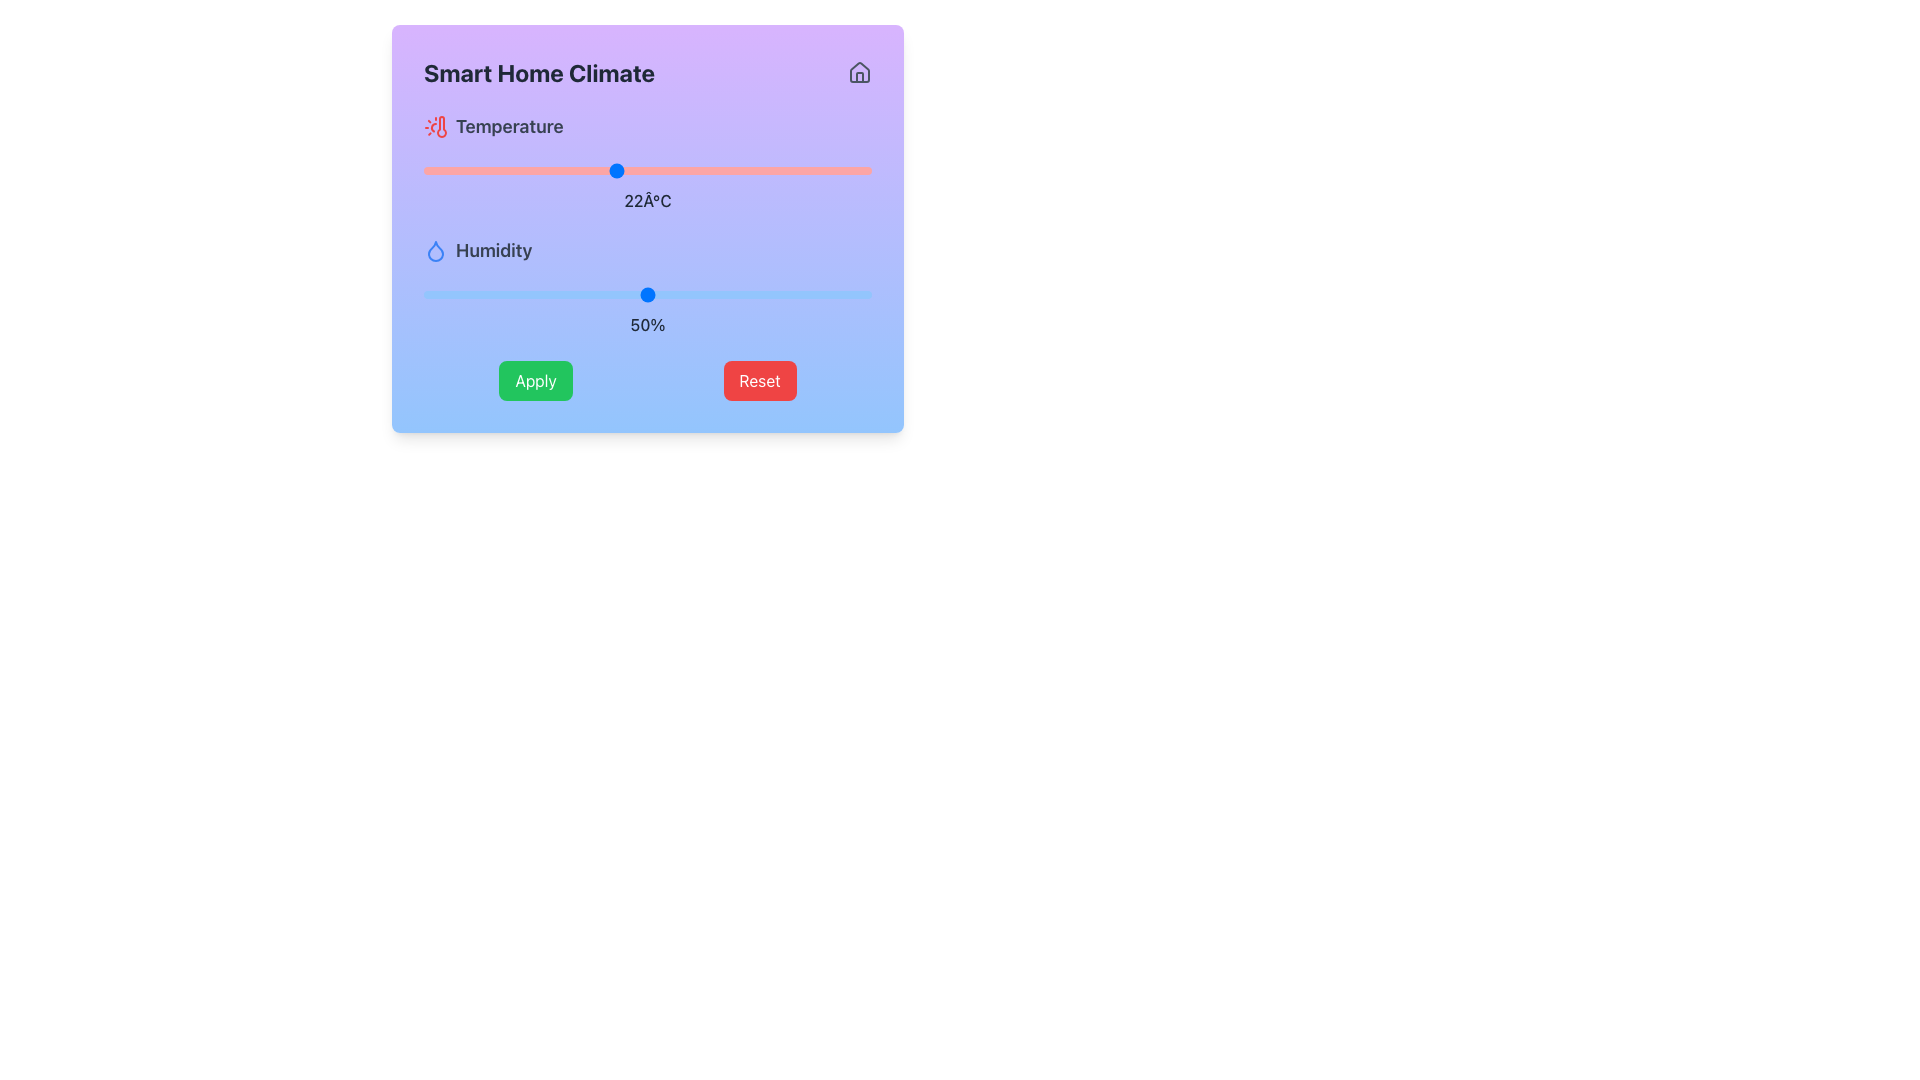  I want to click on the Slider control for temperature adjustment, which features a red background track and a blue circular thumb positioned near the left side, so click(648, 161).